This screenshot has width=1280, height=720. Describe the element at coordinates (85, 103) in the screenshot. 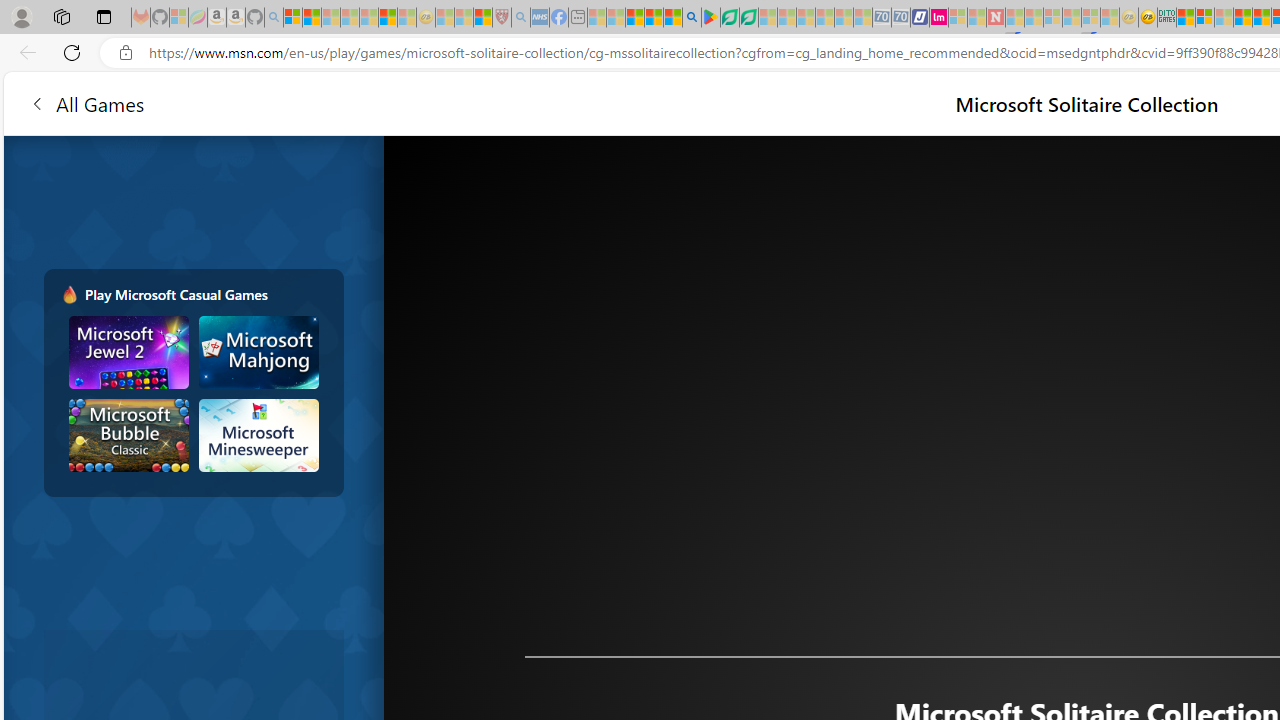

I see `'All Games'` at that location.